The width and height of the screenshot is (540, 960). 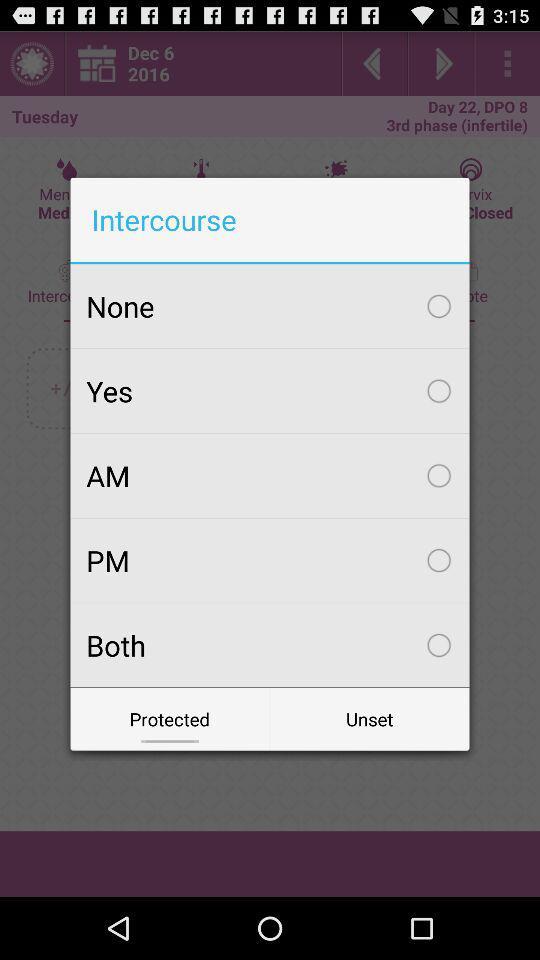 What do you see at coordinates (270, 644) in the screenshot?
I see `both` at bounding box center [270, 644].